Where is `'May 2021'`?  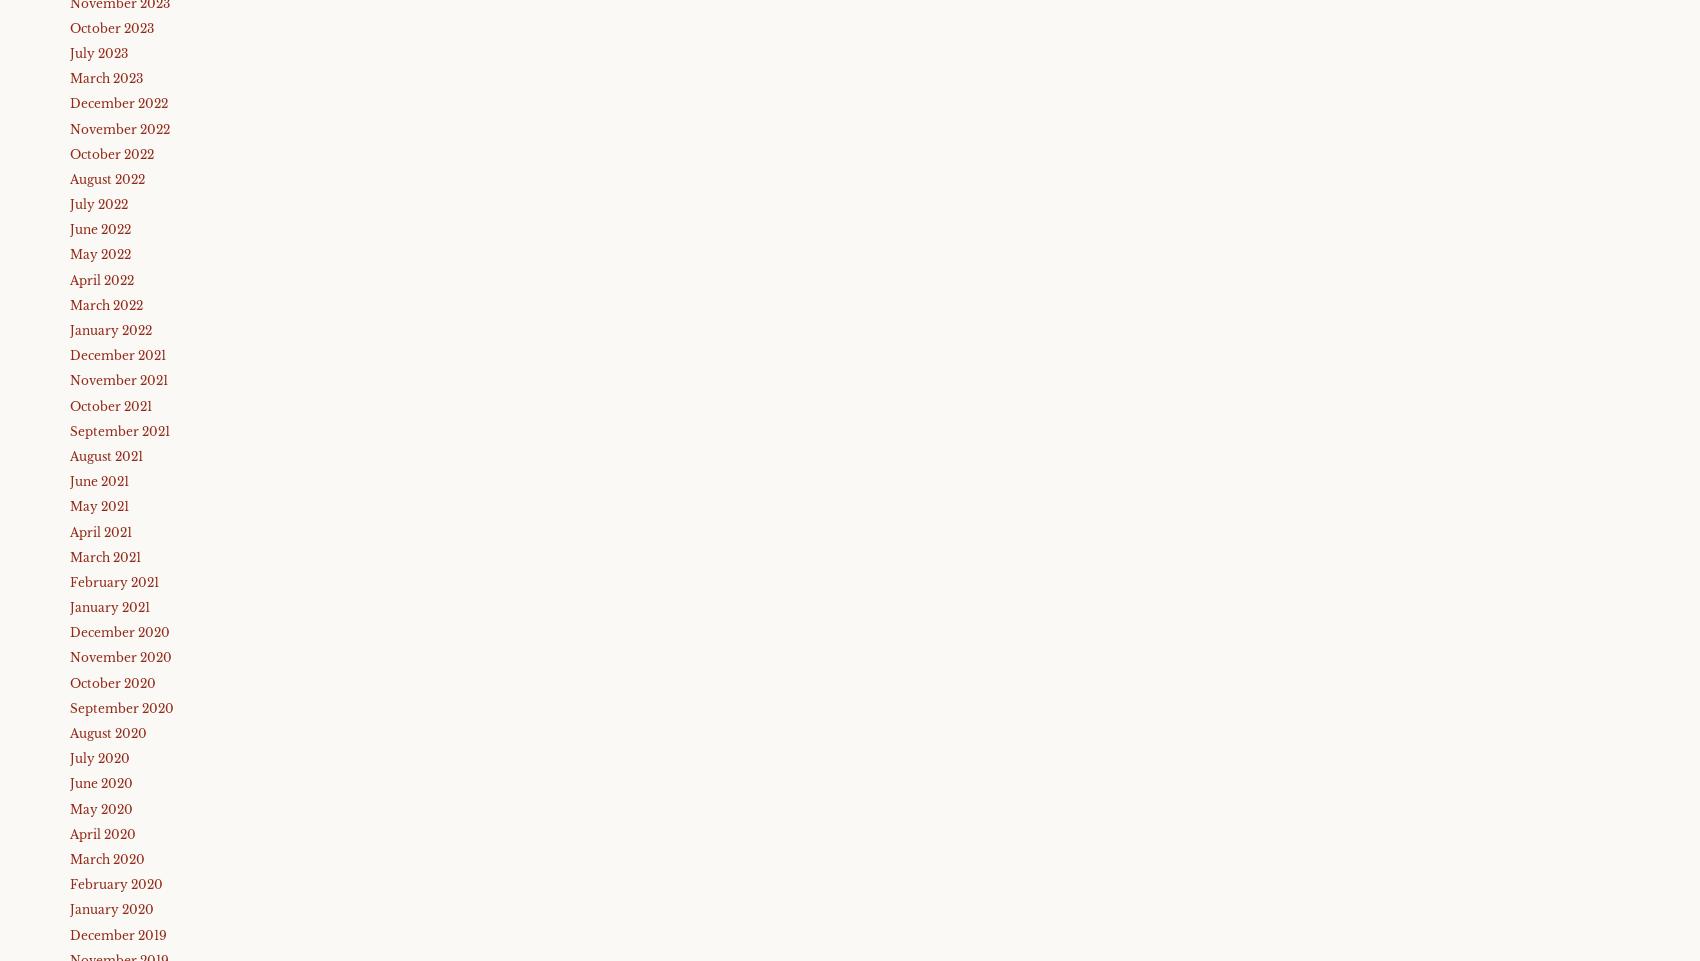
'May 2021' is located at coordinates (99, 506).